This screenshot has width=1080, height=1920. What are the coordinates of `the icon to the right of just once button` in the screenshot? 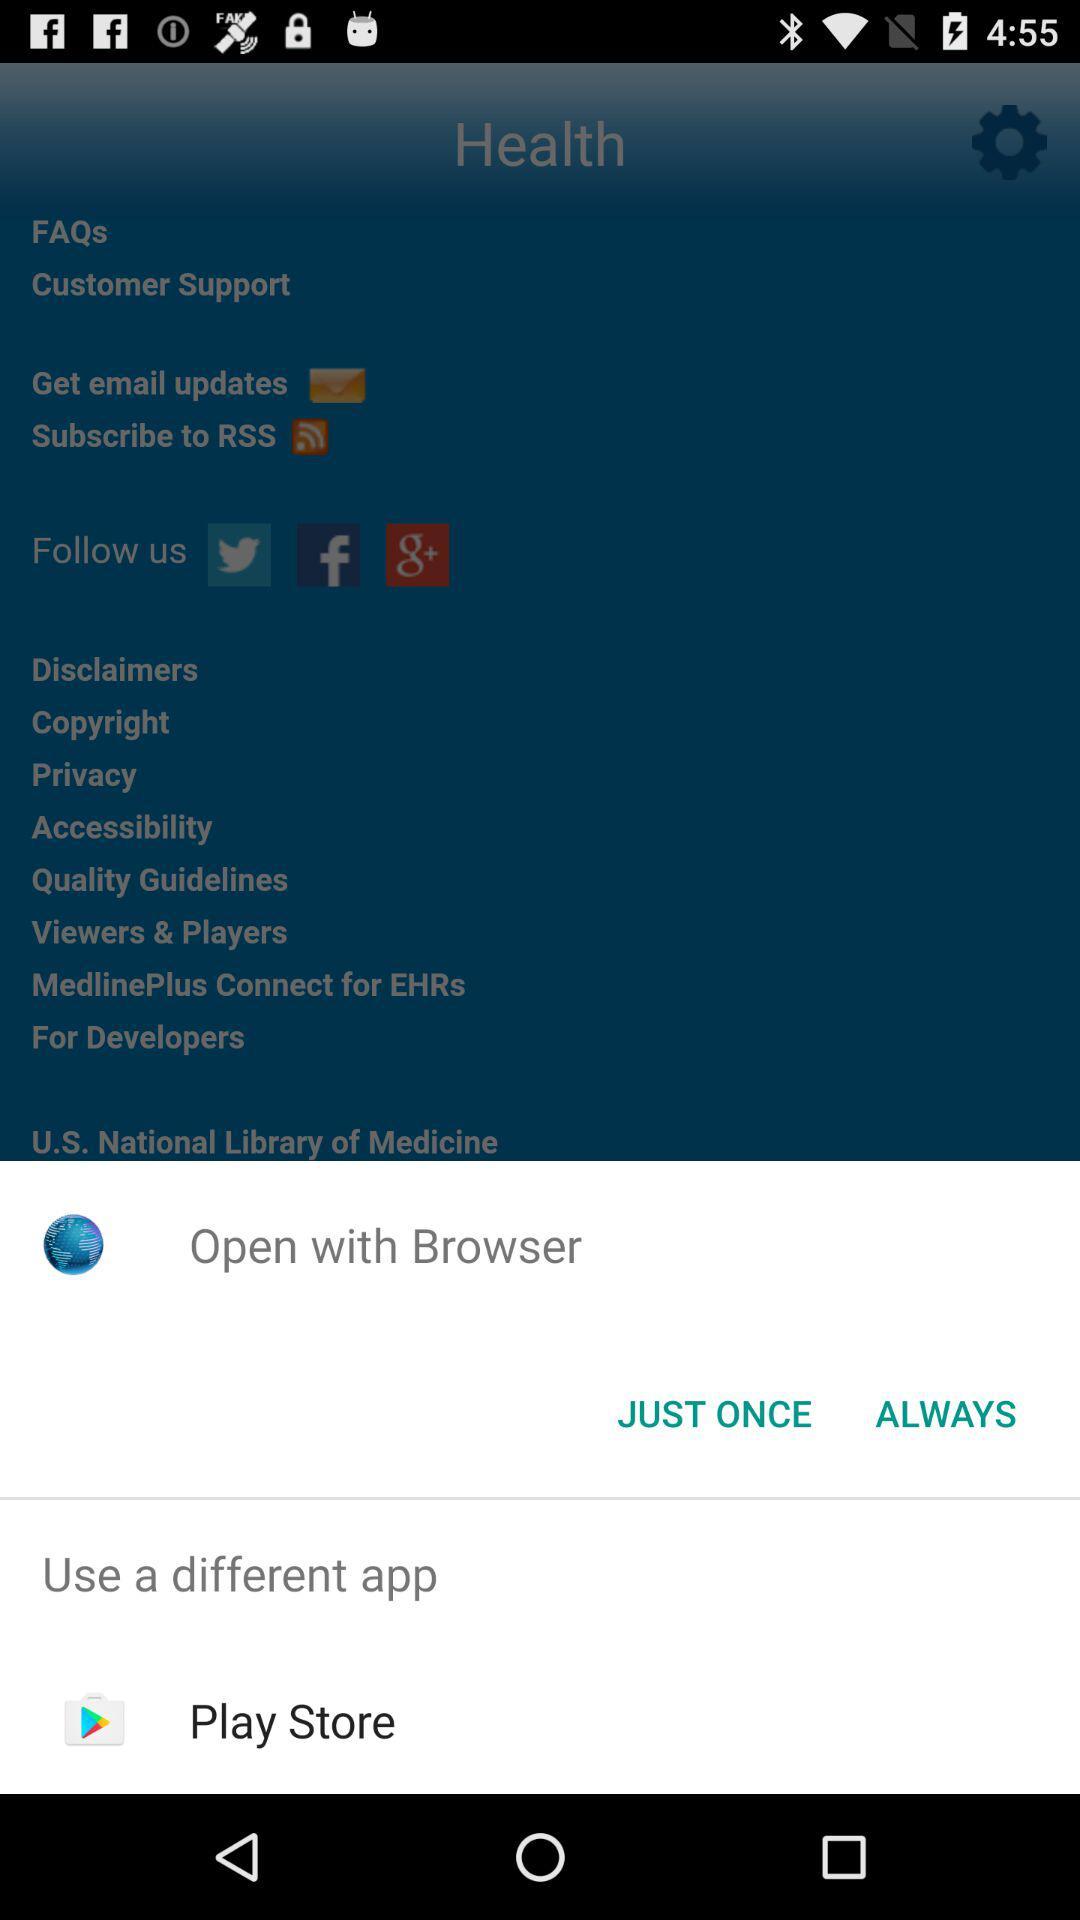 It's located at (945, 1411).